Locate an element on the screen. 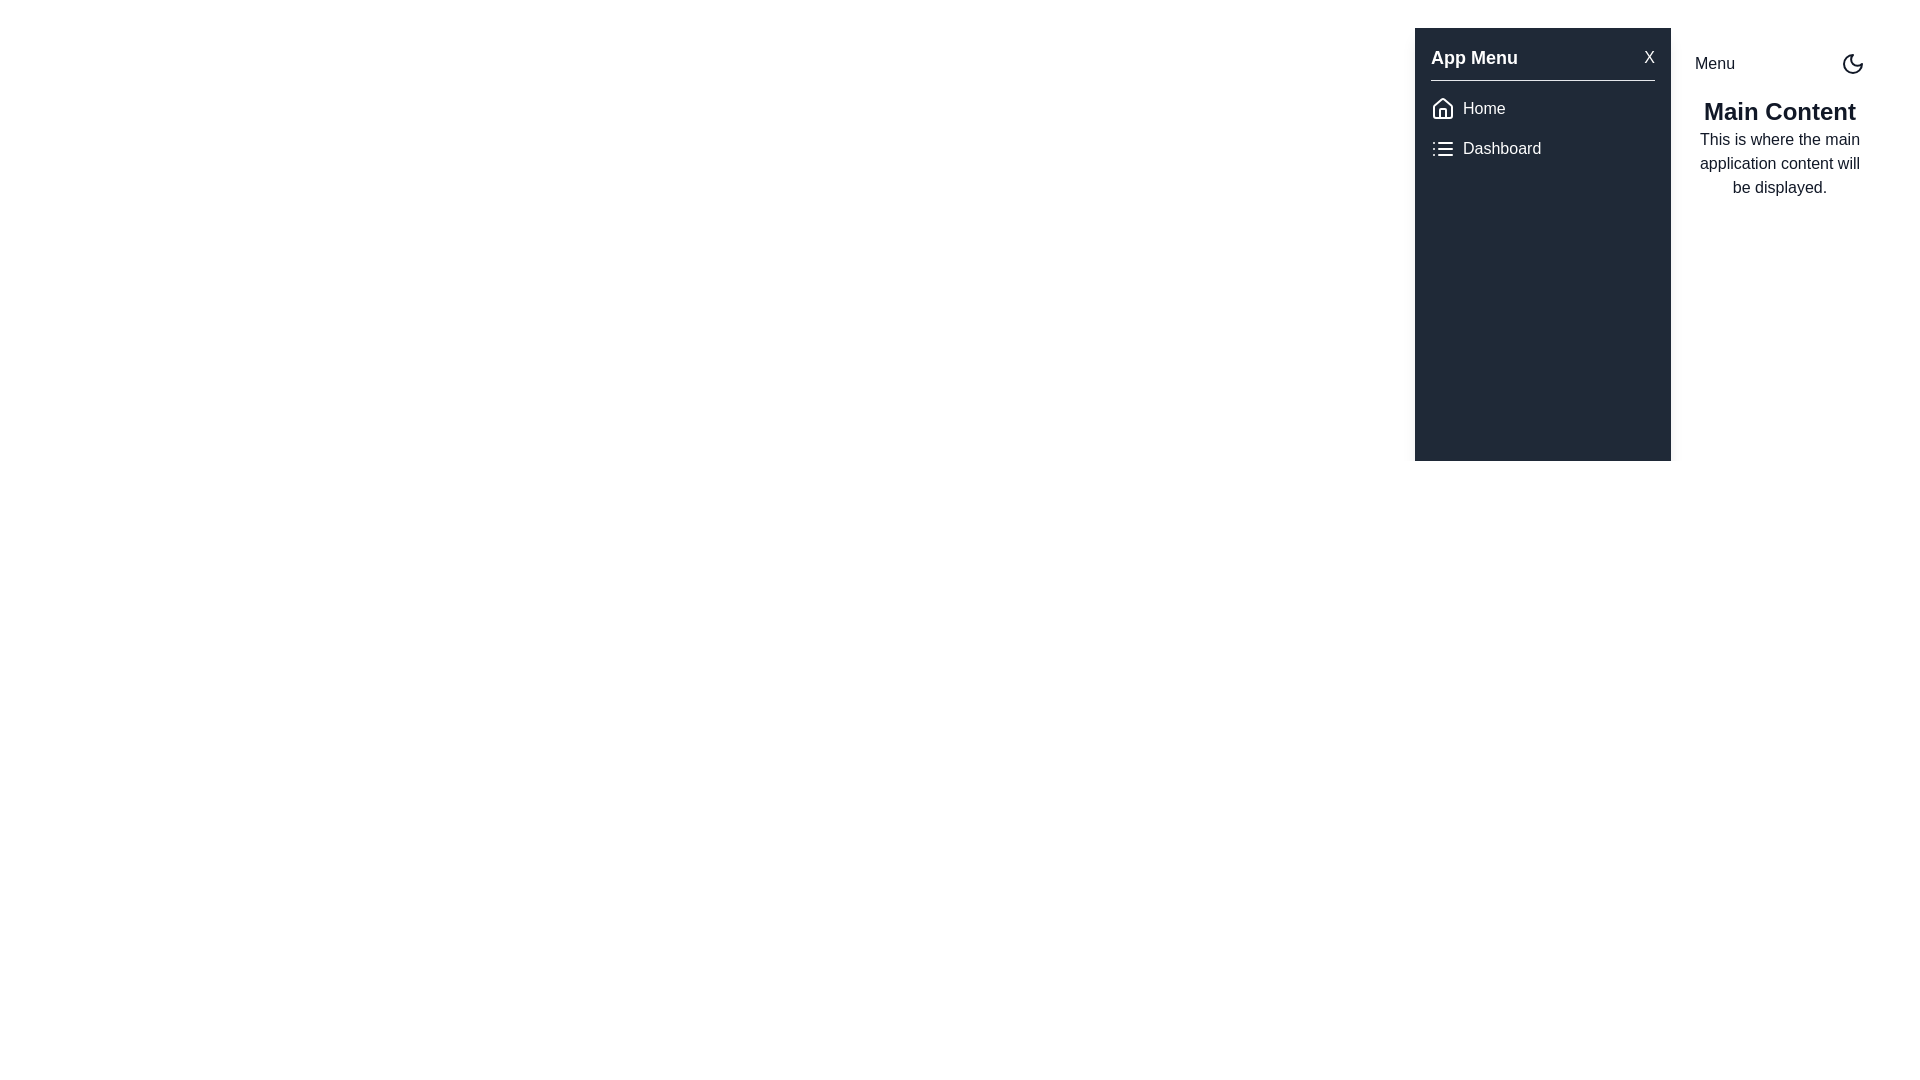 The image size is (1920, 1080). the text label located at the top right of the interface is located at coordinates (1713, 63).